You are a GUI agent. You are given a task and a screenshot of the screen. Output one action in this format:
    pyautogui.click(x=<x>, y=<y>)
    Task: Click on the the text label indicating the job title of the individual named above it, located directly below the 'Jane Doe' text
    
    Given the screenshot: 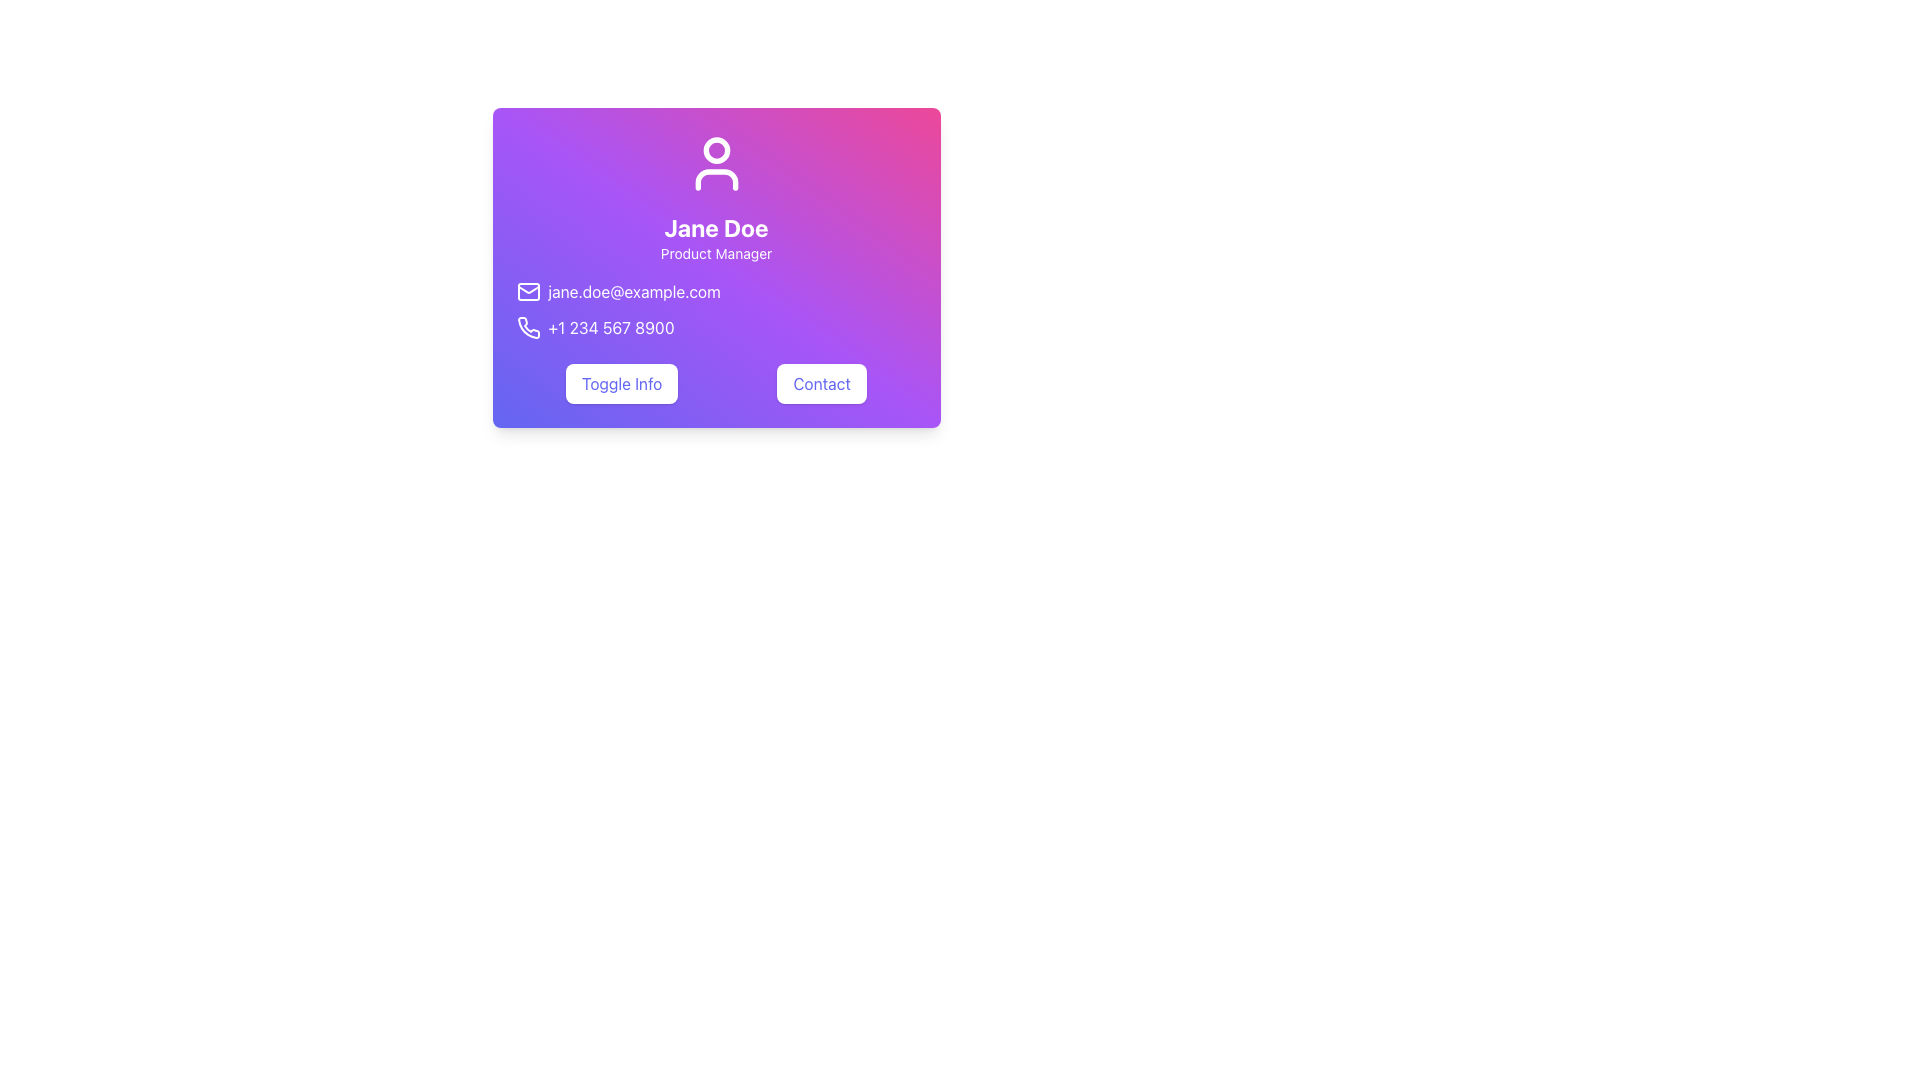 What is the action you would take?
    pyautogui.click(x=716, y=253)
    